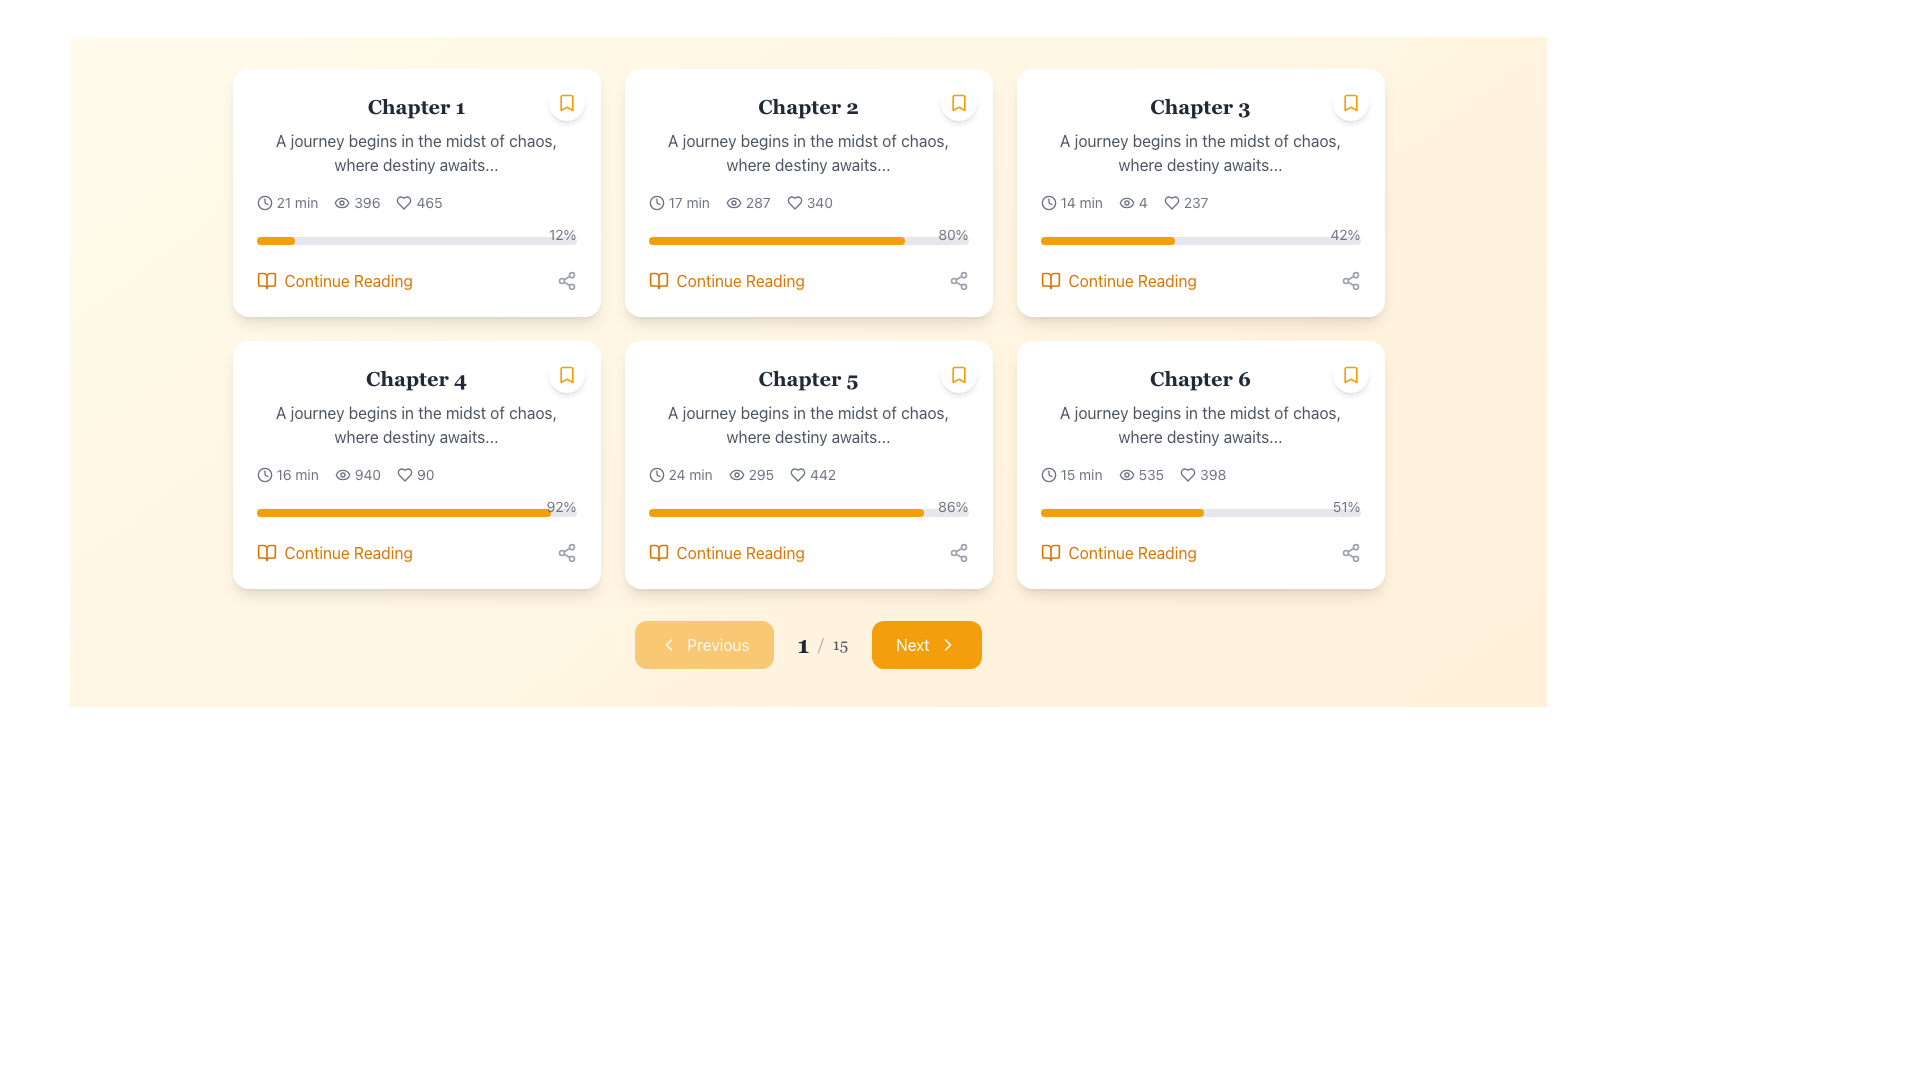 The width and height of the screenshot is (1920, 1080). What do you see at coordinates (1346, 505) in the screenshot?
I see `the Text label indicating the completion percentage of the progress bar for Chapter 6, located at the right-most side above the progress bar` at bounding box center [1346, 505].